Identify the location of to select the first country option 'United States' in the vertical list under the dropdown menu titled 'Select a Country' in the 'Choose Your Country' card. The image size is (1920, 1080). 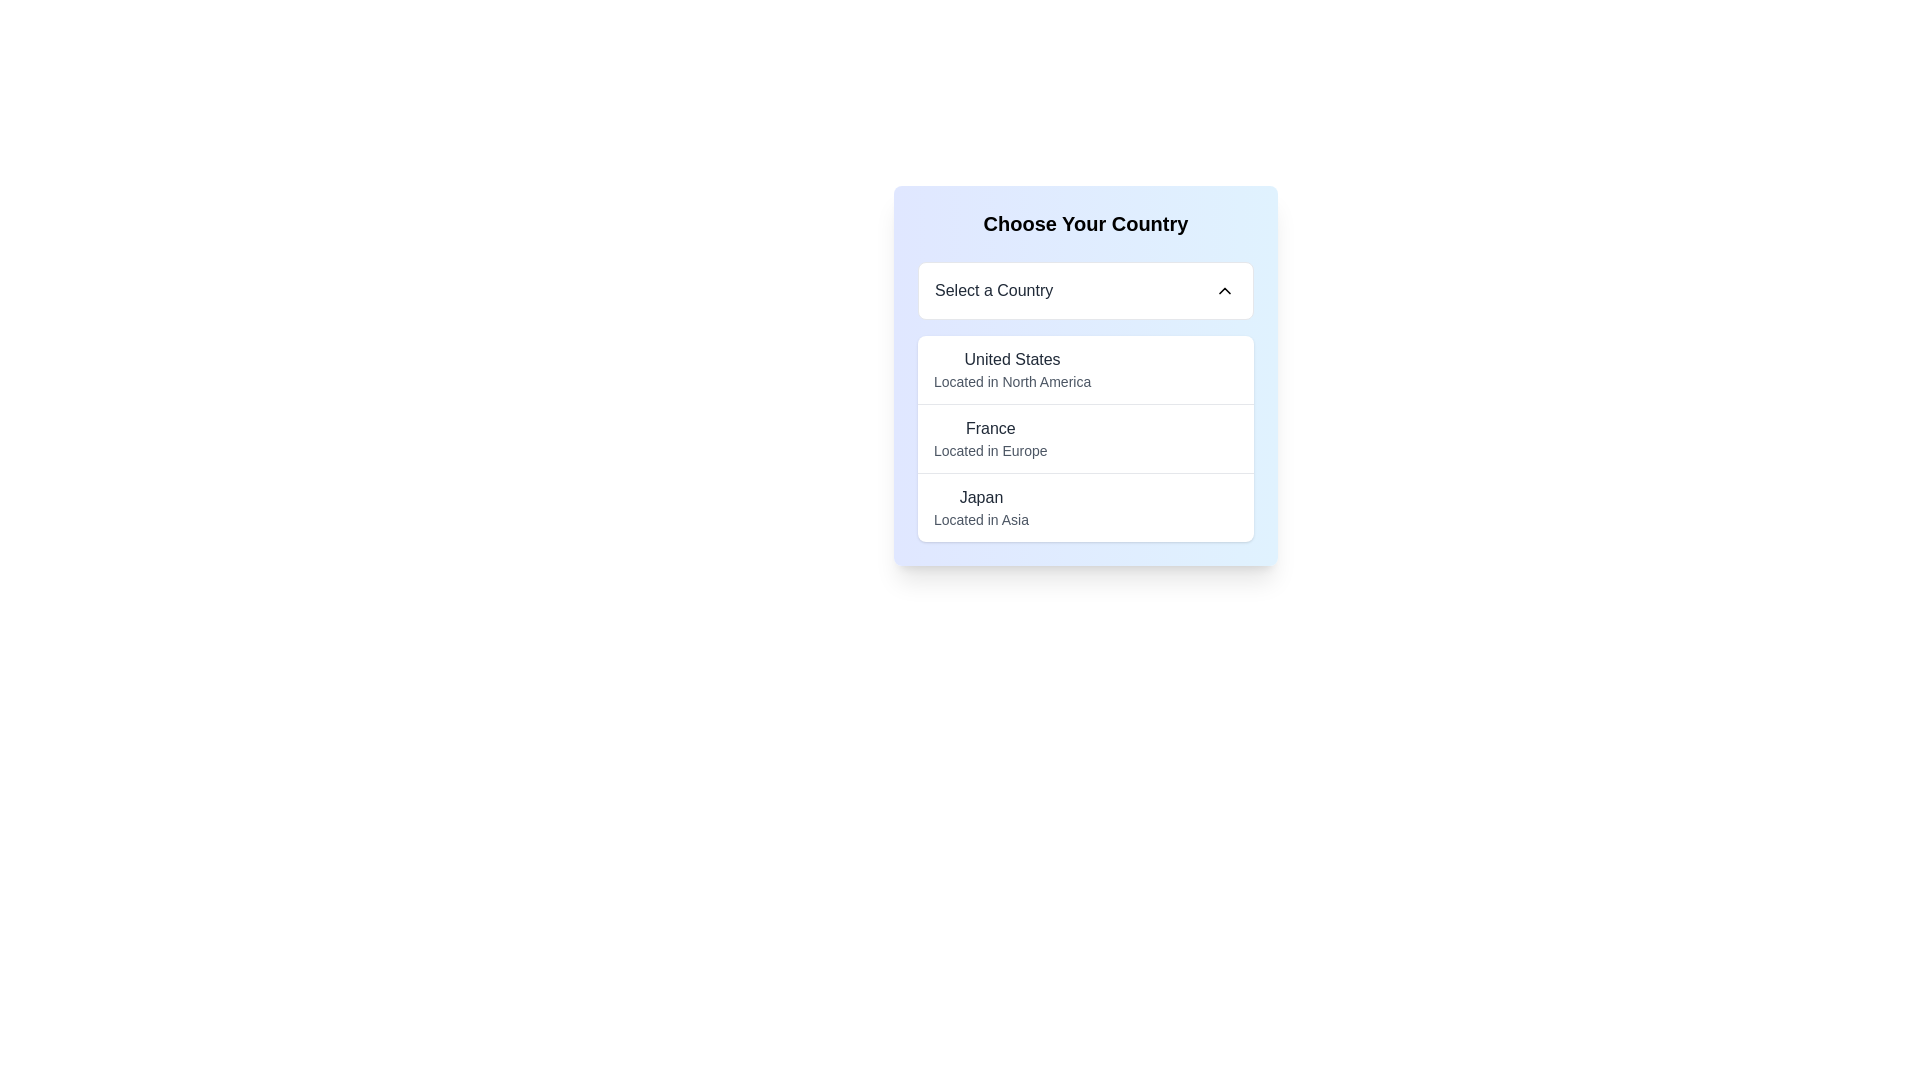
(1012, 370).